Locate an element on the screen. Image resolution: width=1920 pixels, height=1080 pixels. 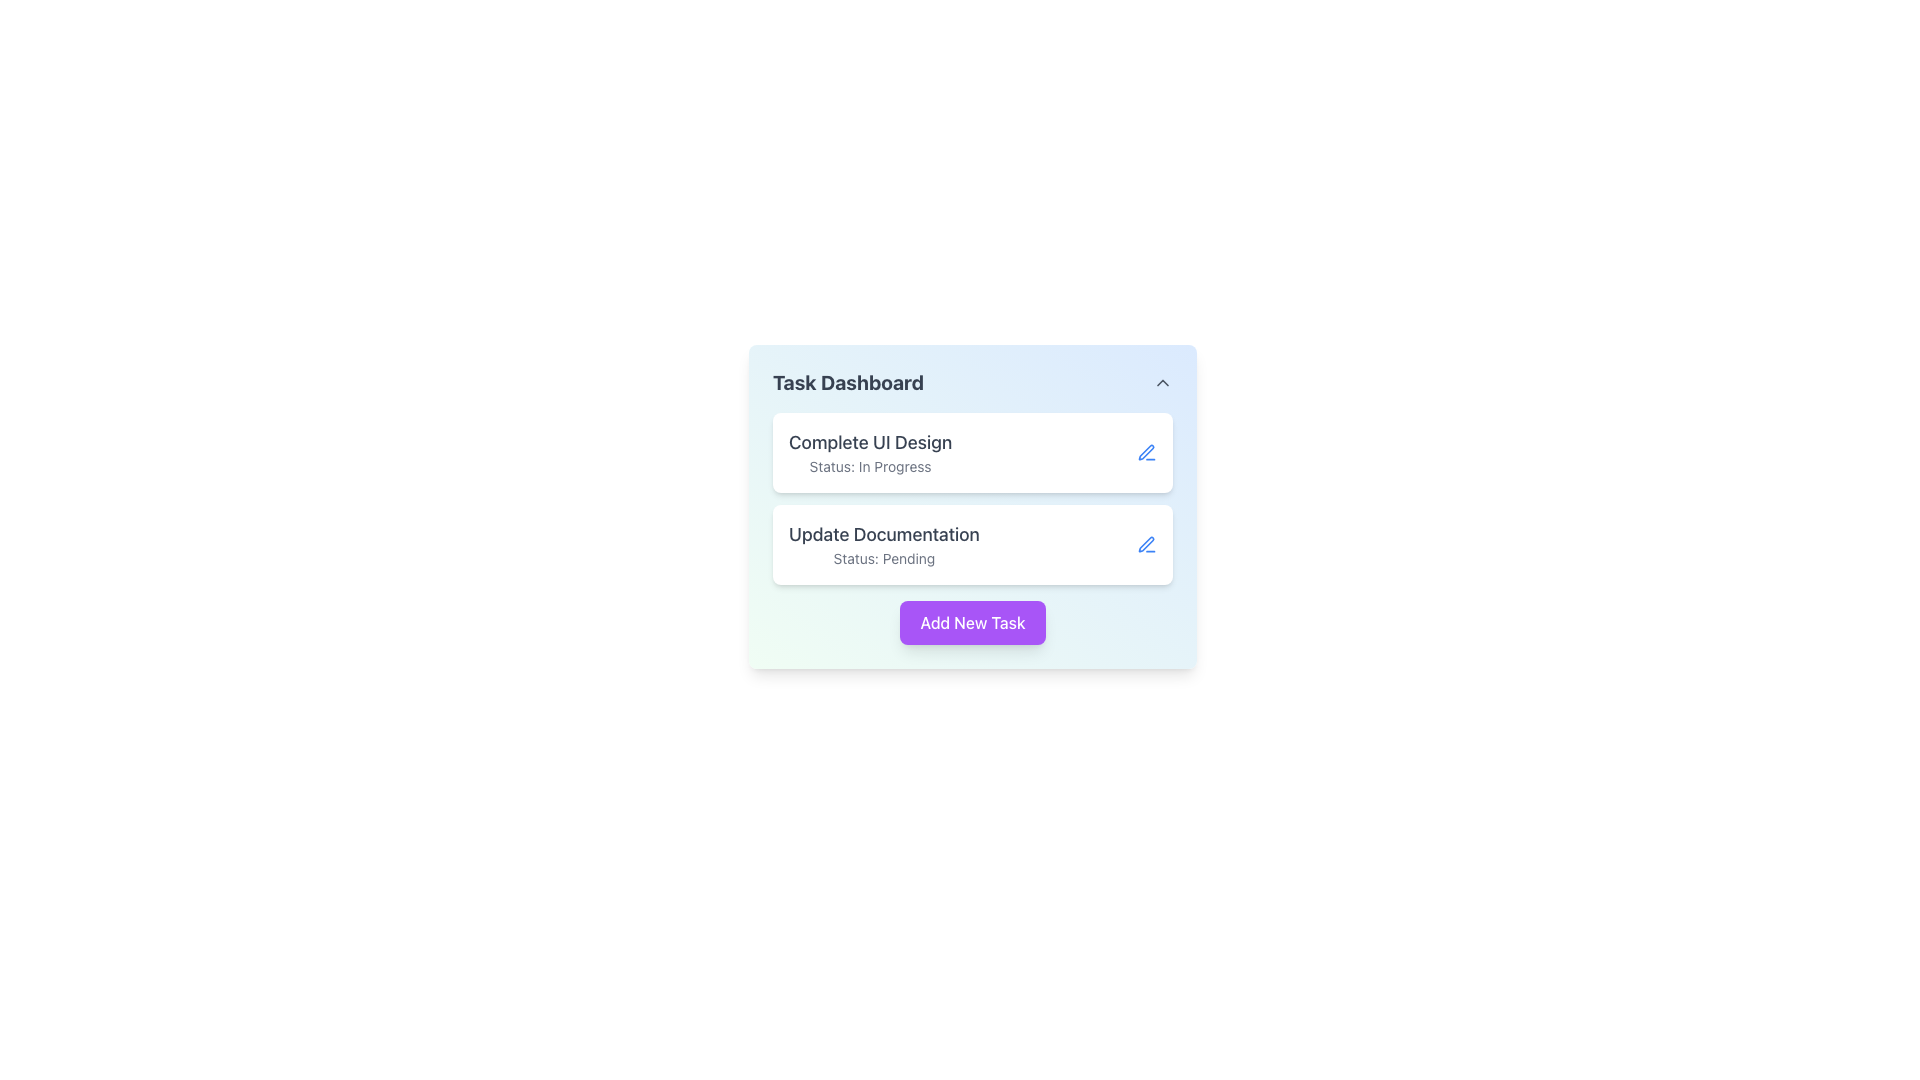
the text label displaying 'Update Documentation' in the Task Dashboard interface, which is located above the 'Status: Pending' text is located at coordinates (883, 534).